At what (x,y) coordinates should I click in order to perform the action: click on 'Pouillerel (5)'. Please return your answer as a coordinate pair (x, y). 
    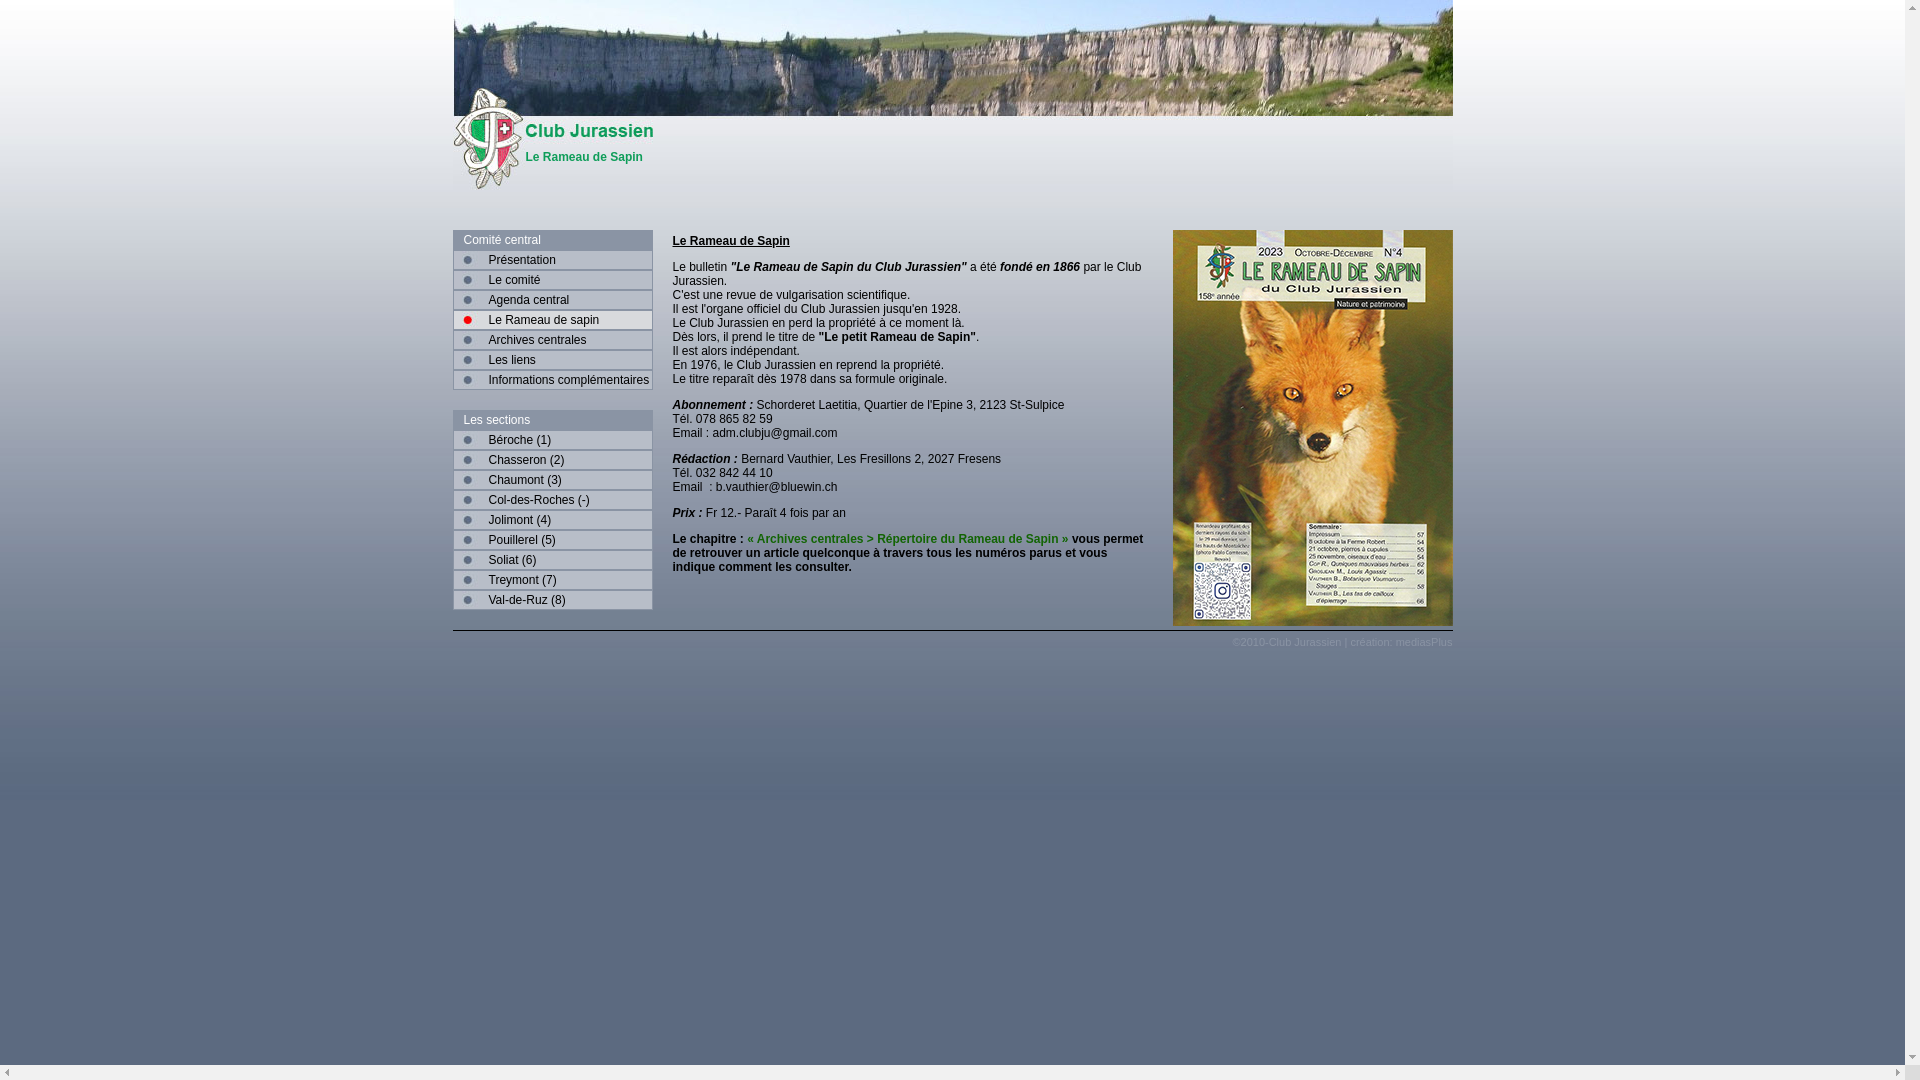
    Looking at the image, I should click on (552, 540).